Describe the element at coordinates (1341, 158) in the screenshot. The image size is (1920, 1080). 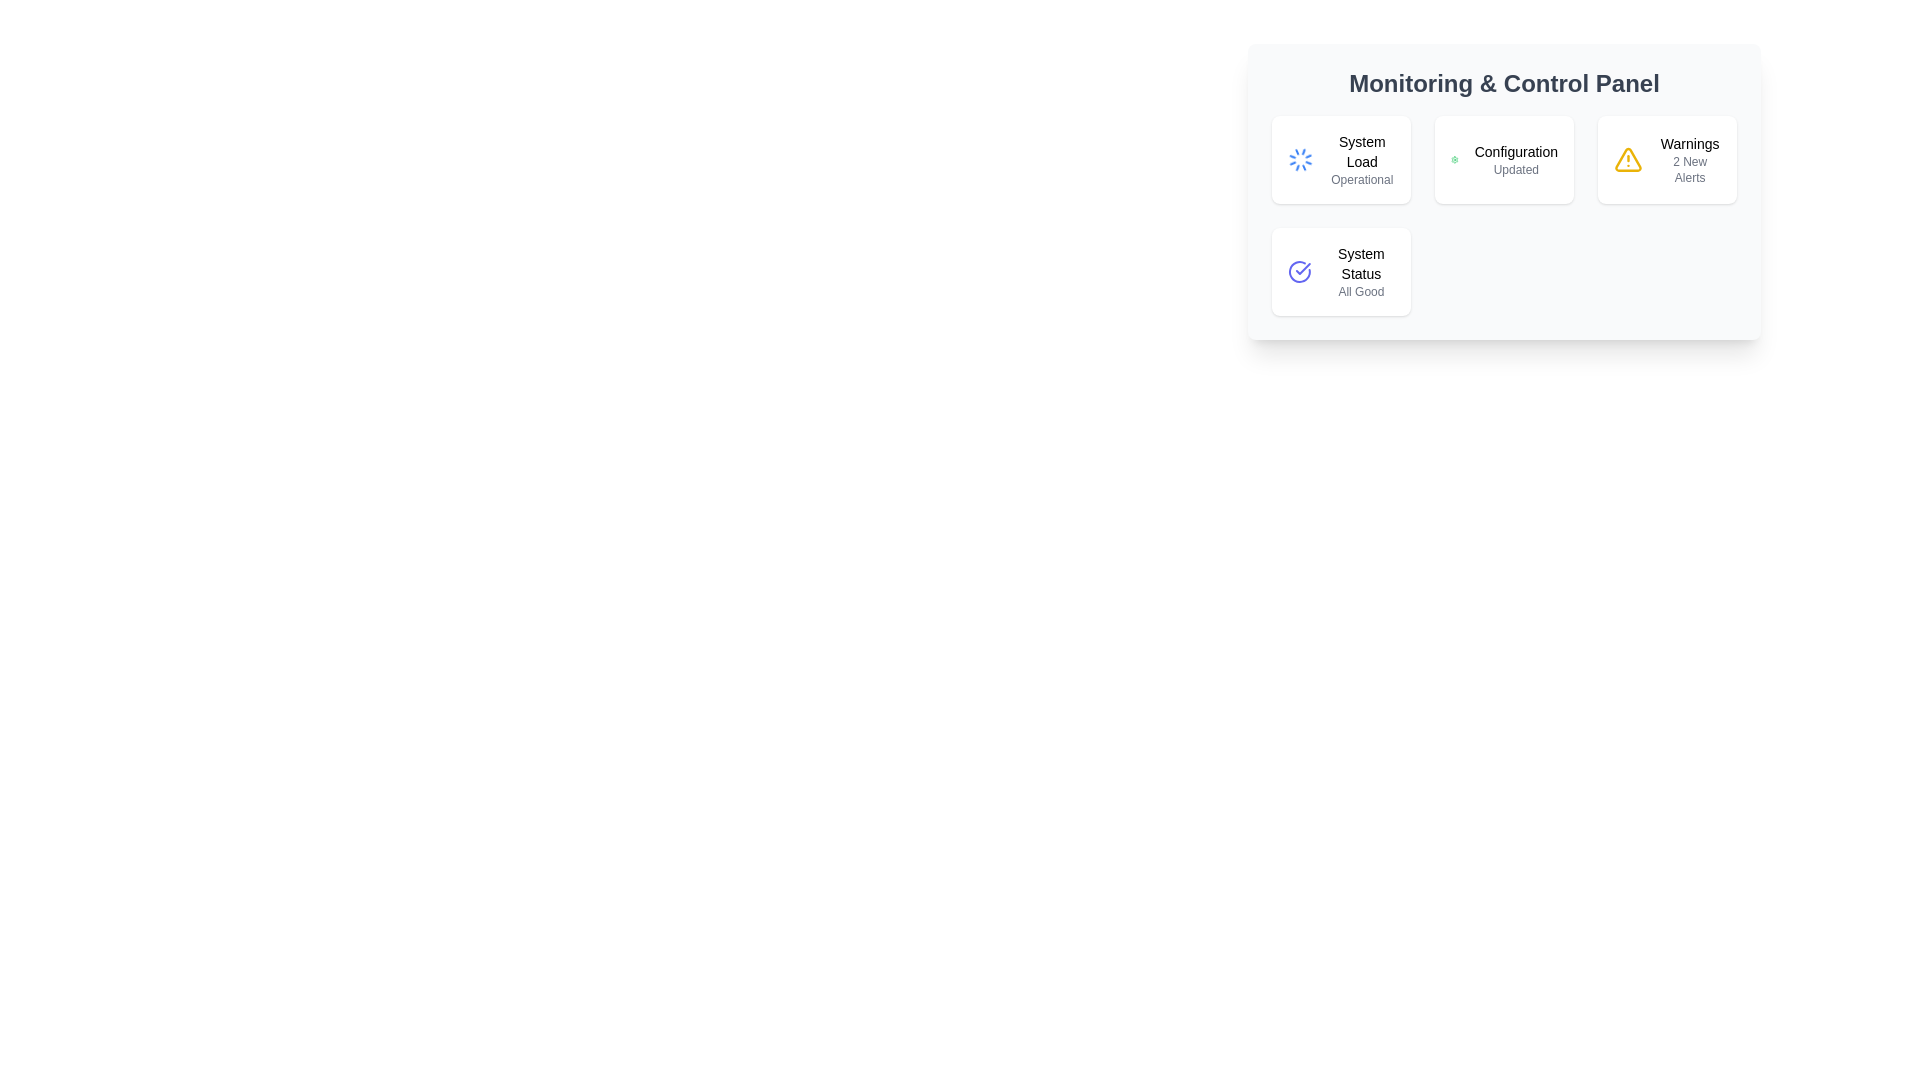
I see `the first rectangular Text and Icon Card in the grid layout located in the top-left corner of the 'Monitoring & Control Panel' section, which conveys real-time system load status information` at that location.